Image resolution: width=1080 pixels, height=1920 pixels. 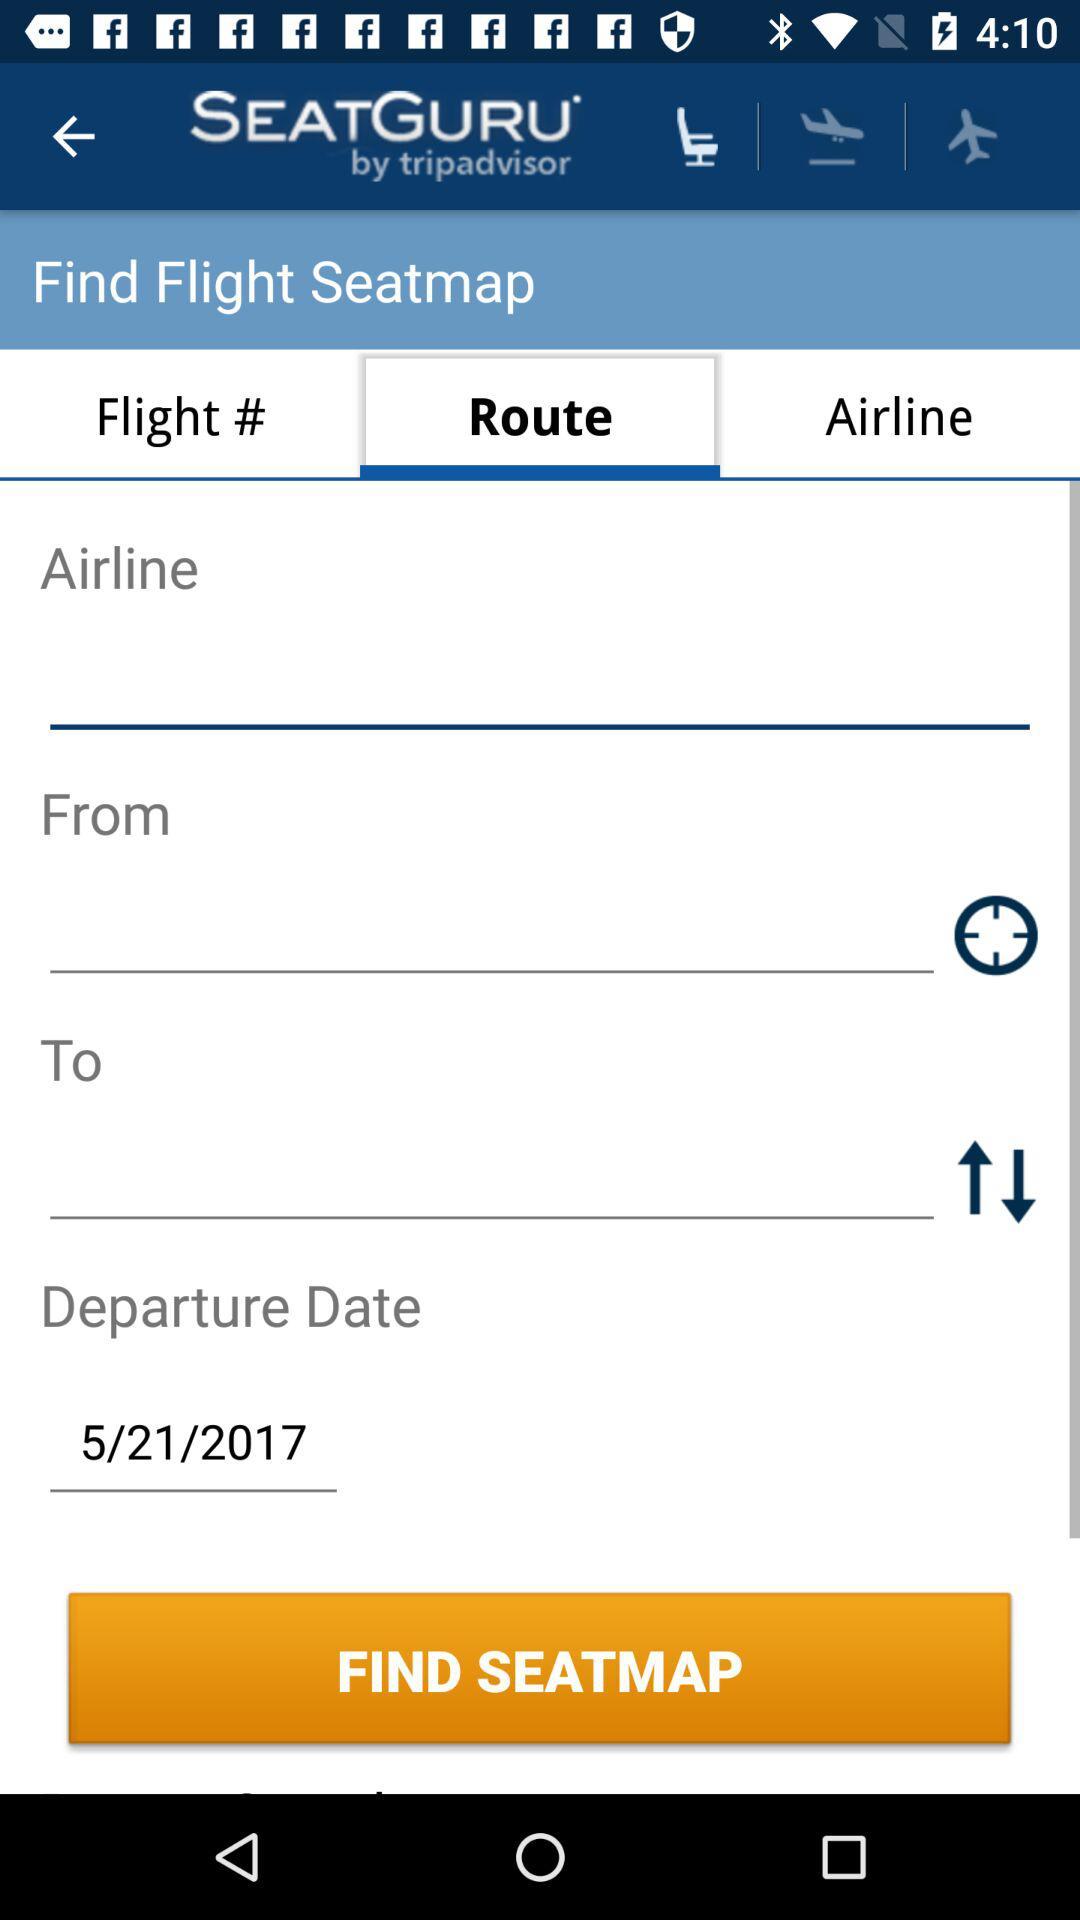 What do you see at coordinates (996, 1181) in the screenshot?
I see `switch elements` at bounding box center [996, 1181].